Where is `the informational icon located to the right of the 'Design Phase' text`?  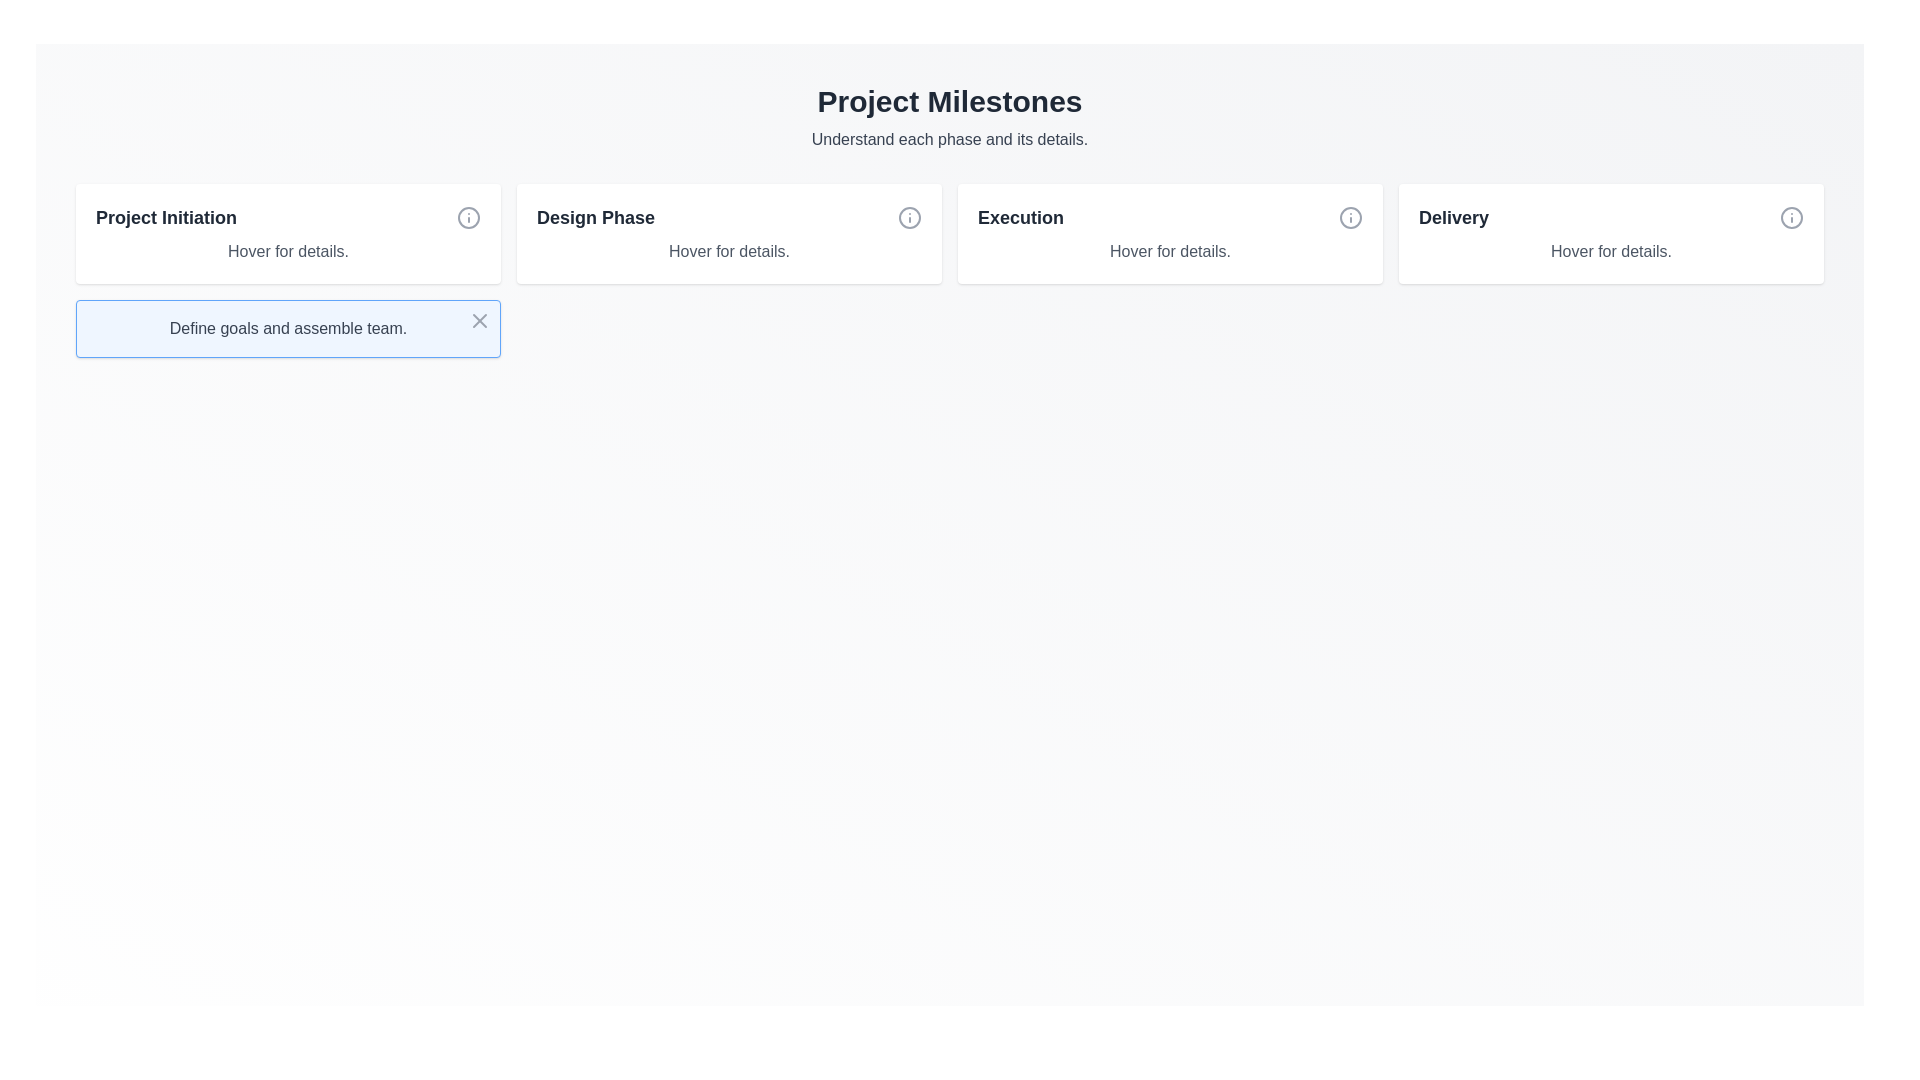
the informational icon located to the right of the 'Design Phase' text is located at coordinates (909, 218).